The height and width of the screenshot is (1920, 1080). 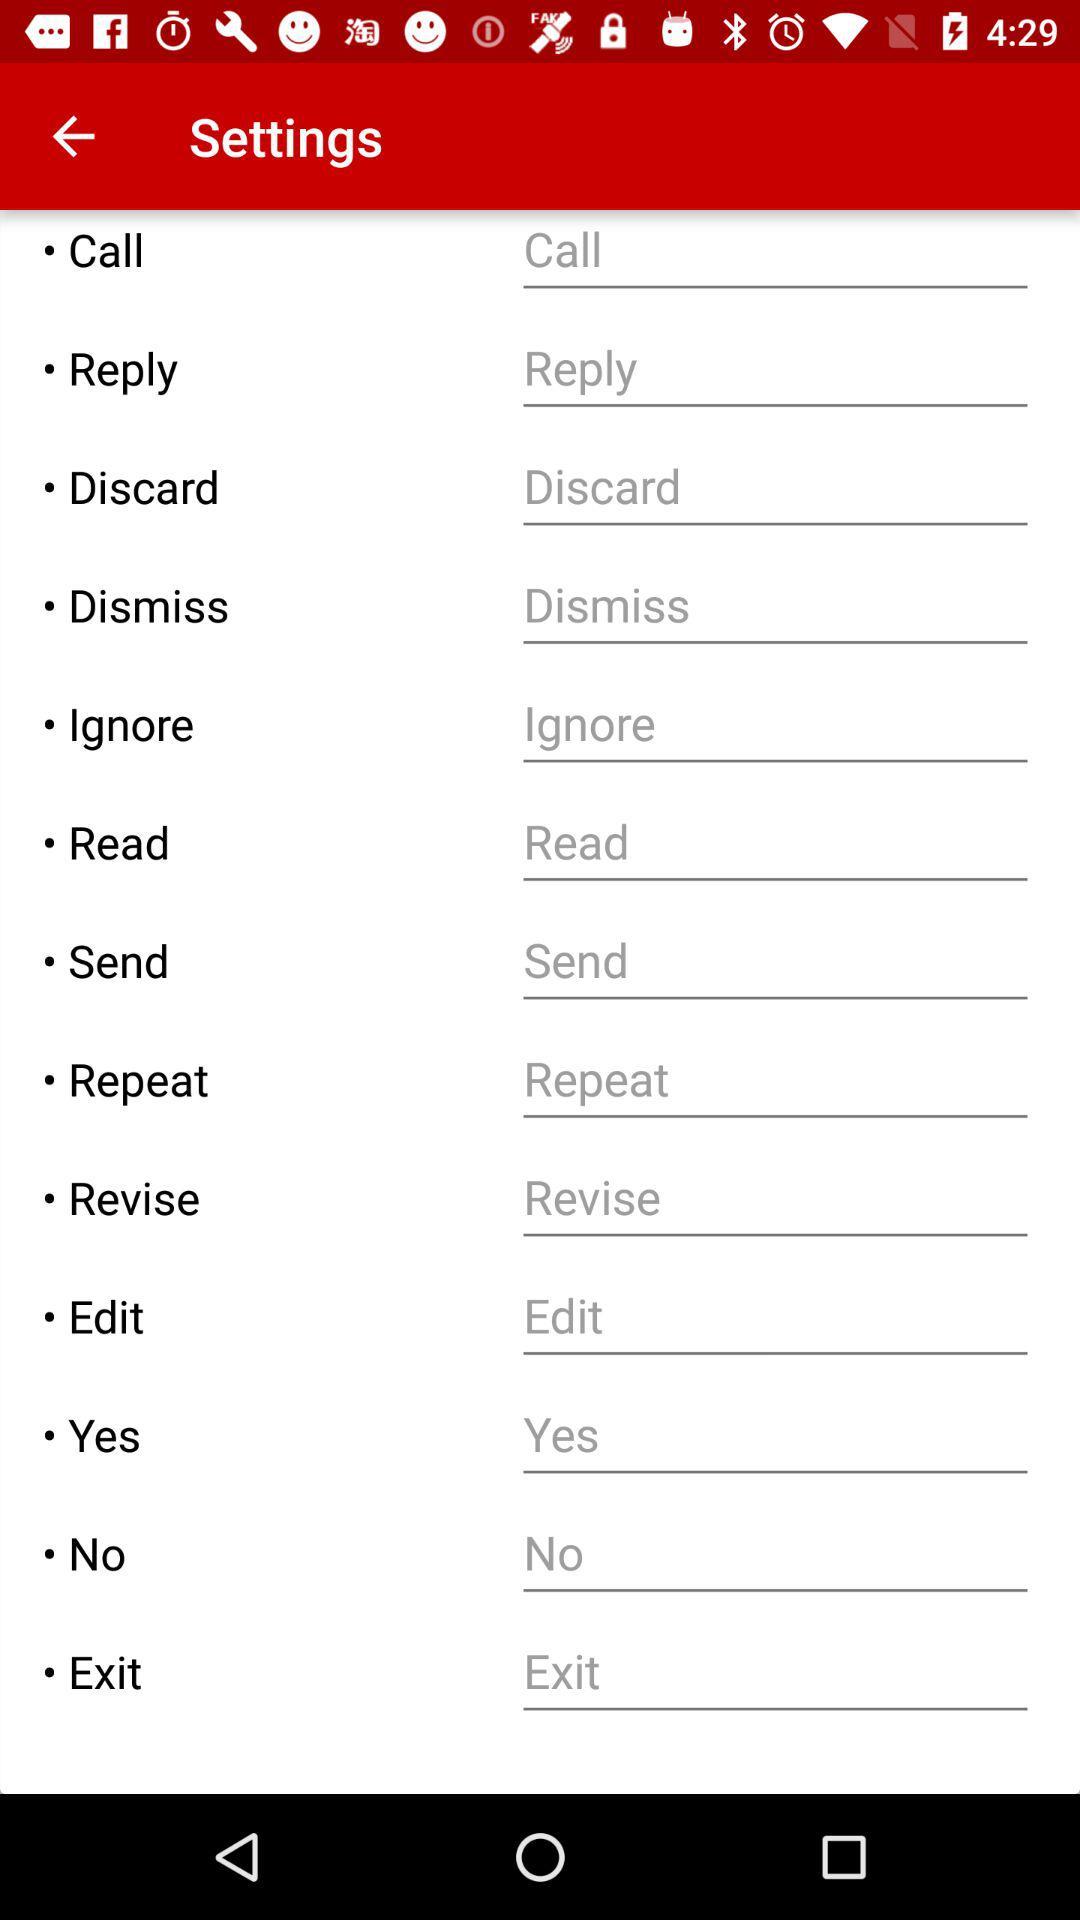 I want to click on change answer, so click(x=774, y=1433).